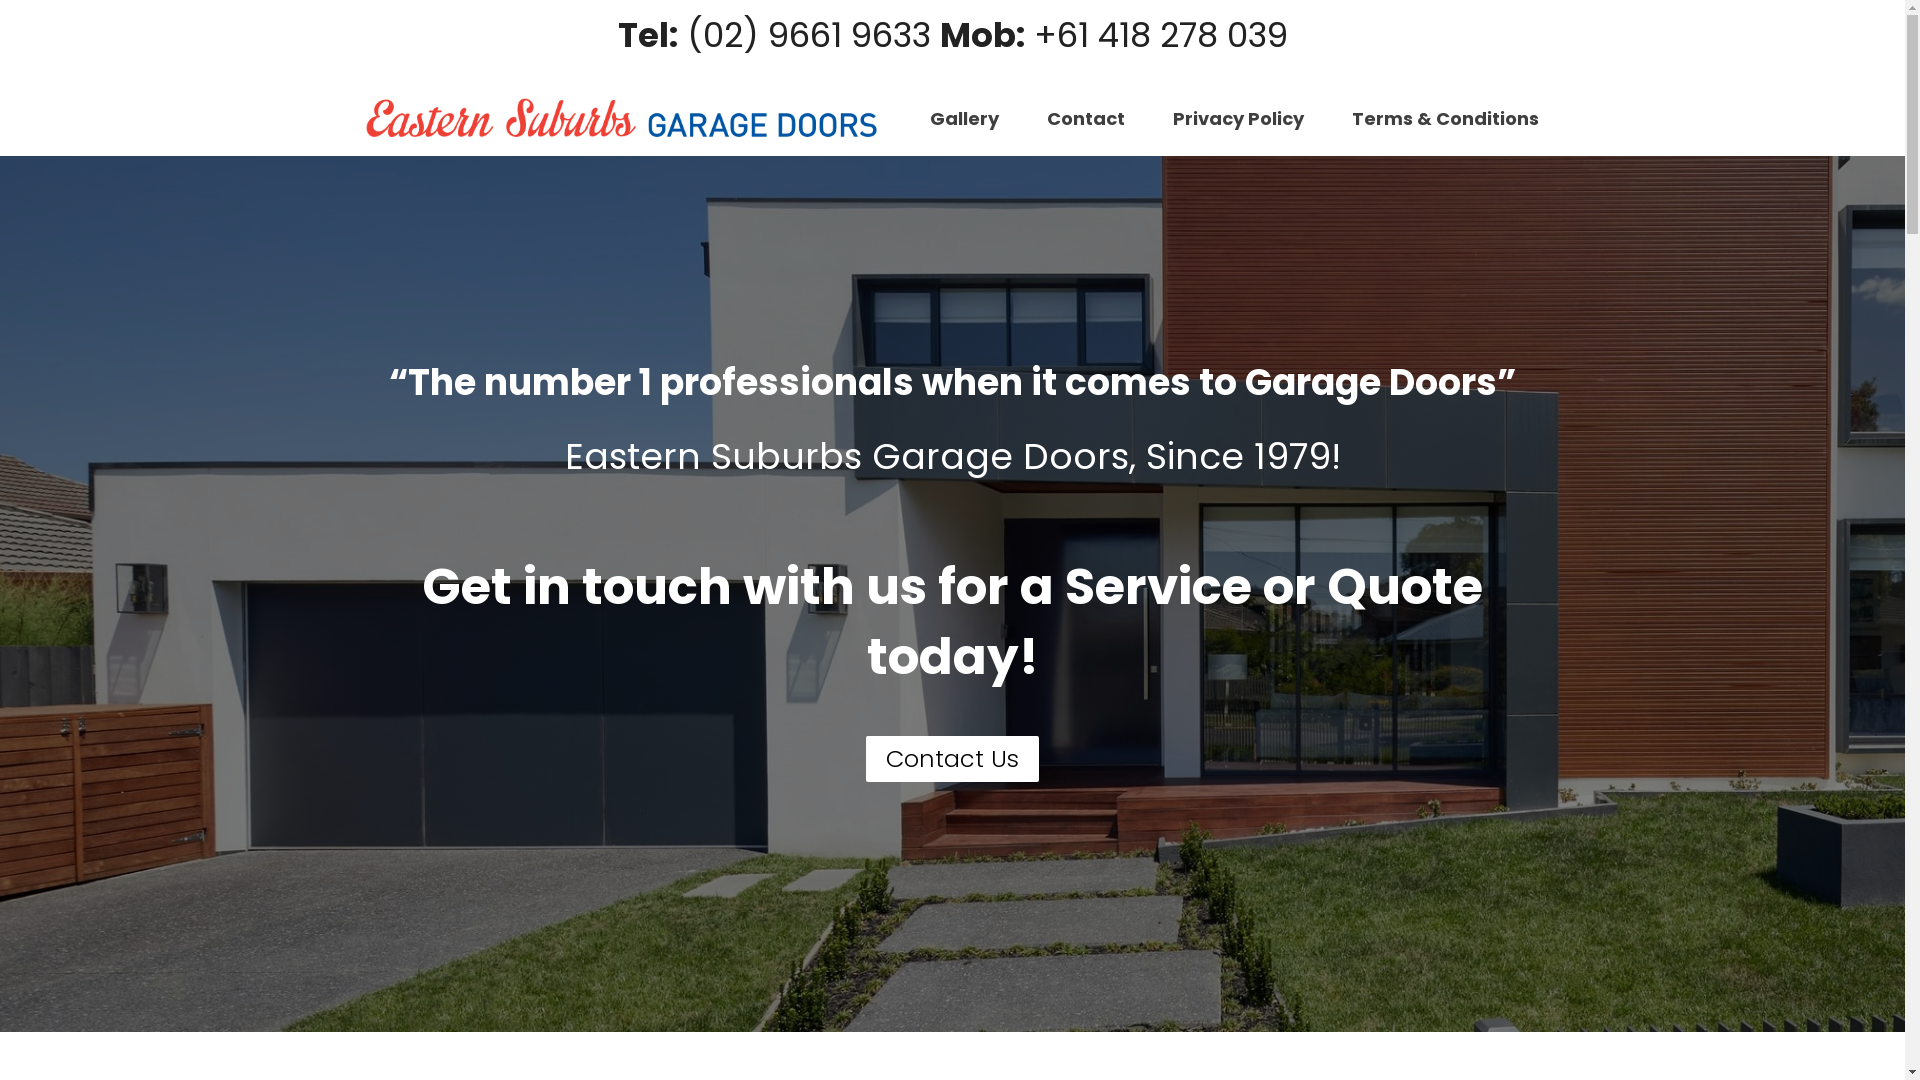 The height and width of the screenshot is (1080, 1920). I want to click on 'Terms & Conditions', so click(1445, 118).